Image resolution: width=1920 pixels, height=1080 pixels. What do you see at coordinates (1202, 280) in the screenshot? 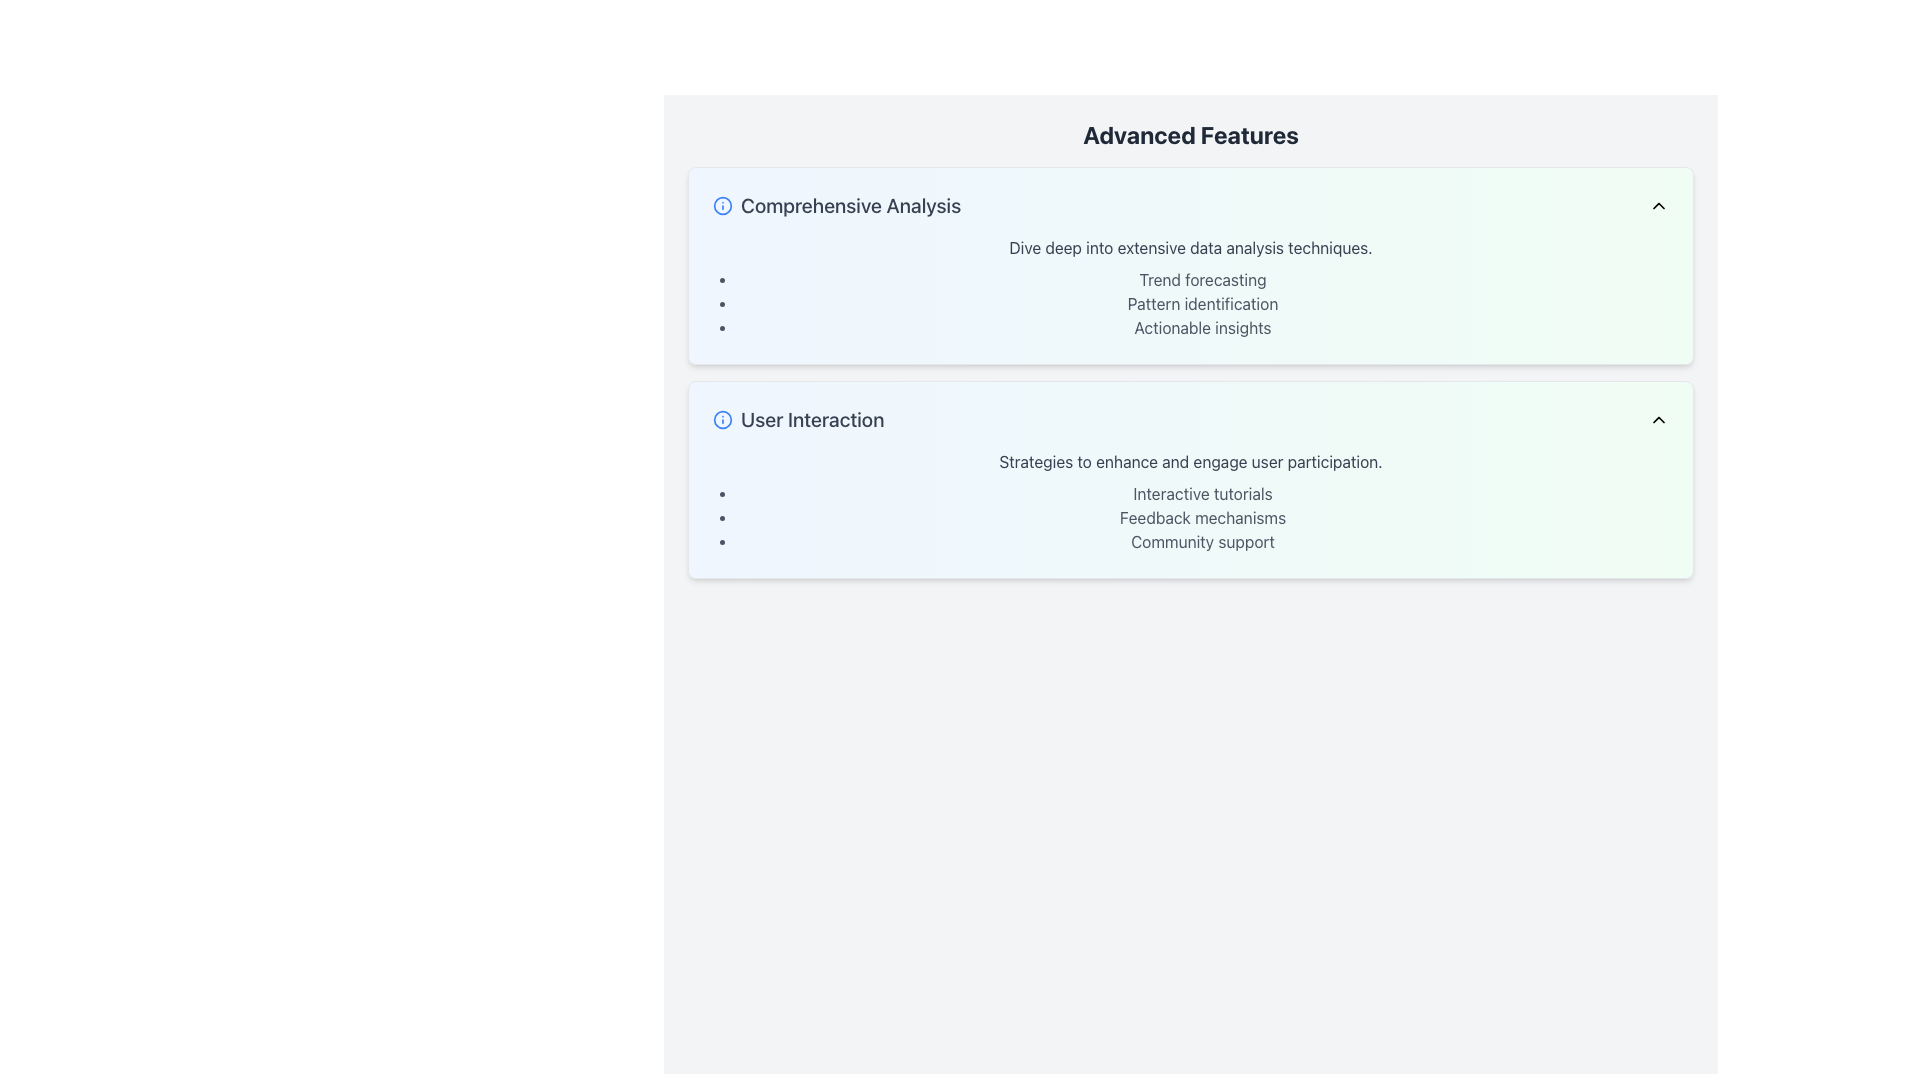
I see `informational text label marking the topic 'Trend forecasting' located in the upper-left section of the 'Advanced Features' section, above 'Pattern identification'` at bounding box center [1202, 280].